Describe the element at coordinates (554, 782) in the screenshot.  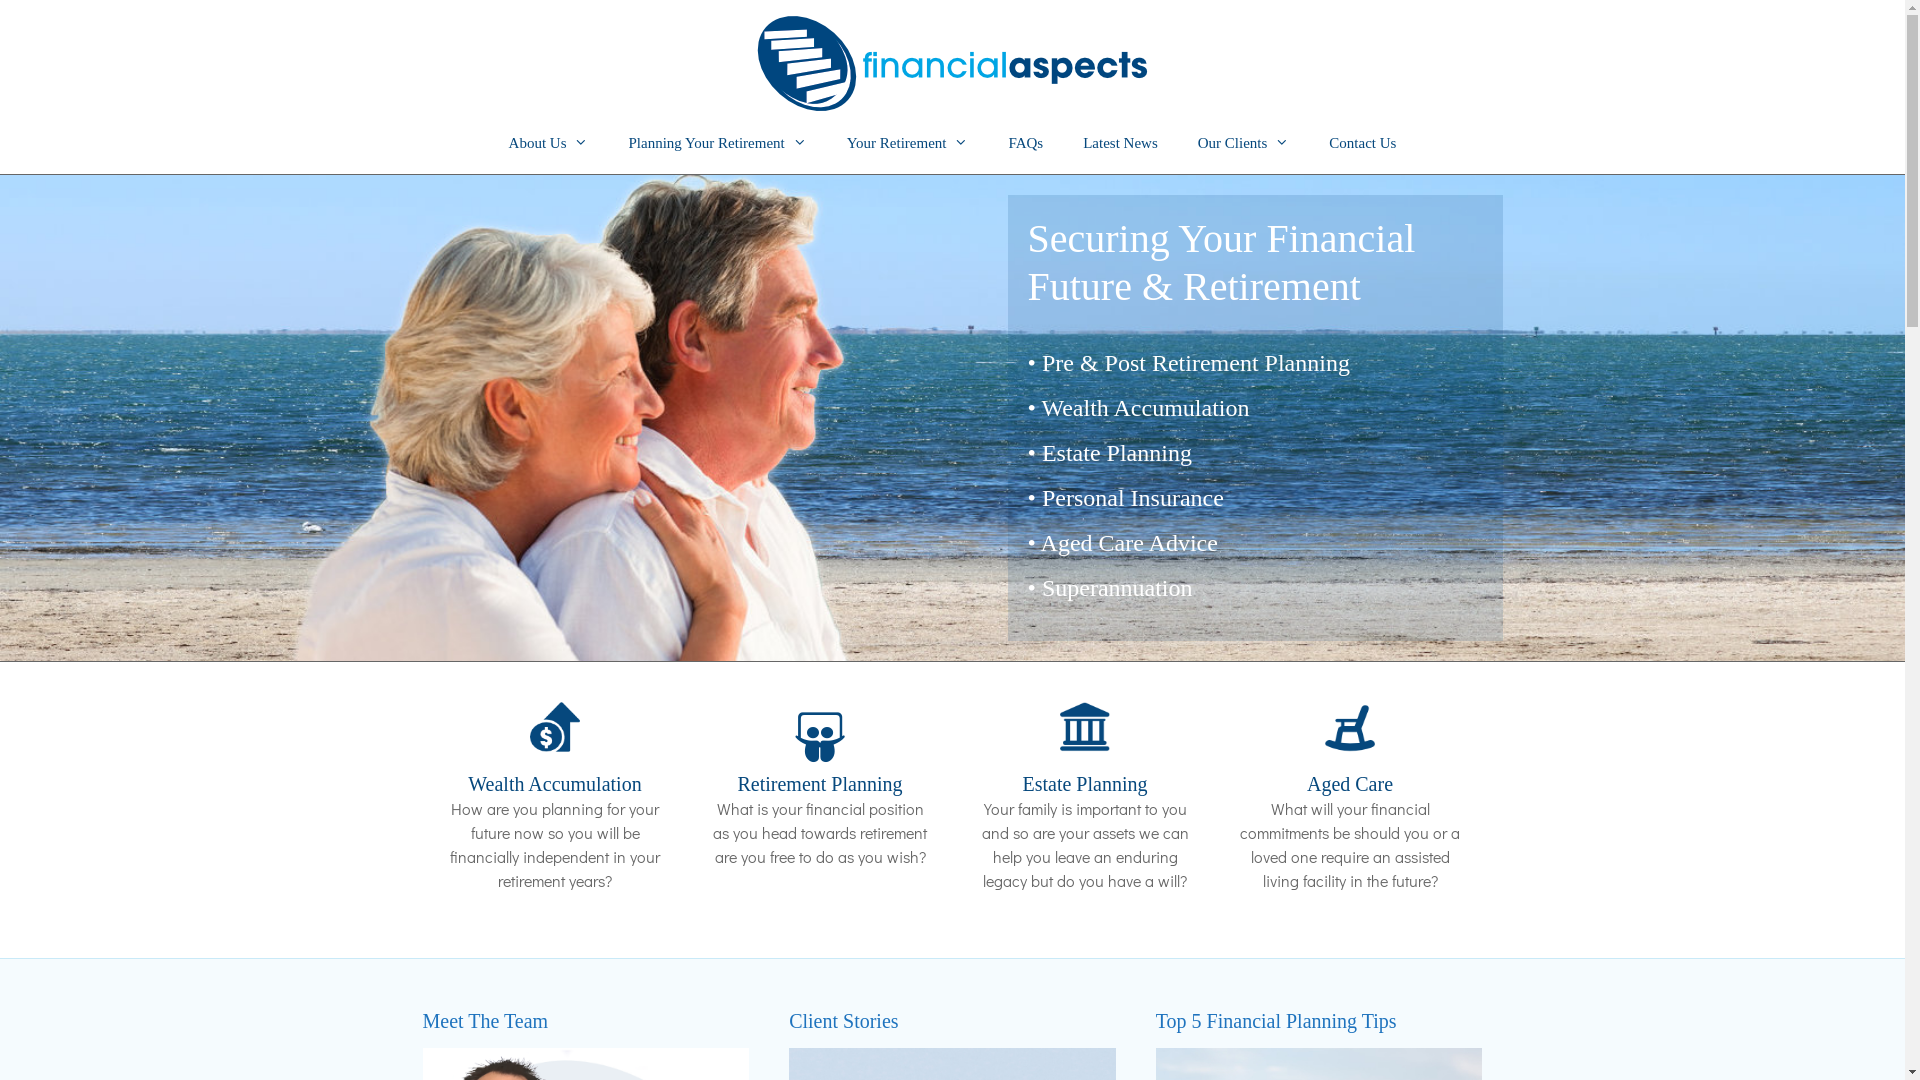
I see `'Wealth Accumulation'` at that location.